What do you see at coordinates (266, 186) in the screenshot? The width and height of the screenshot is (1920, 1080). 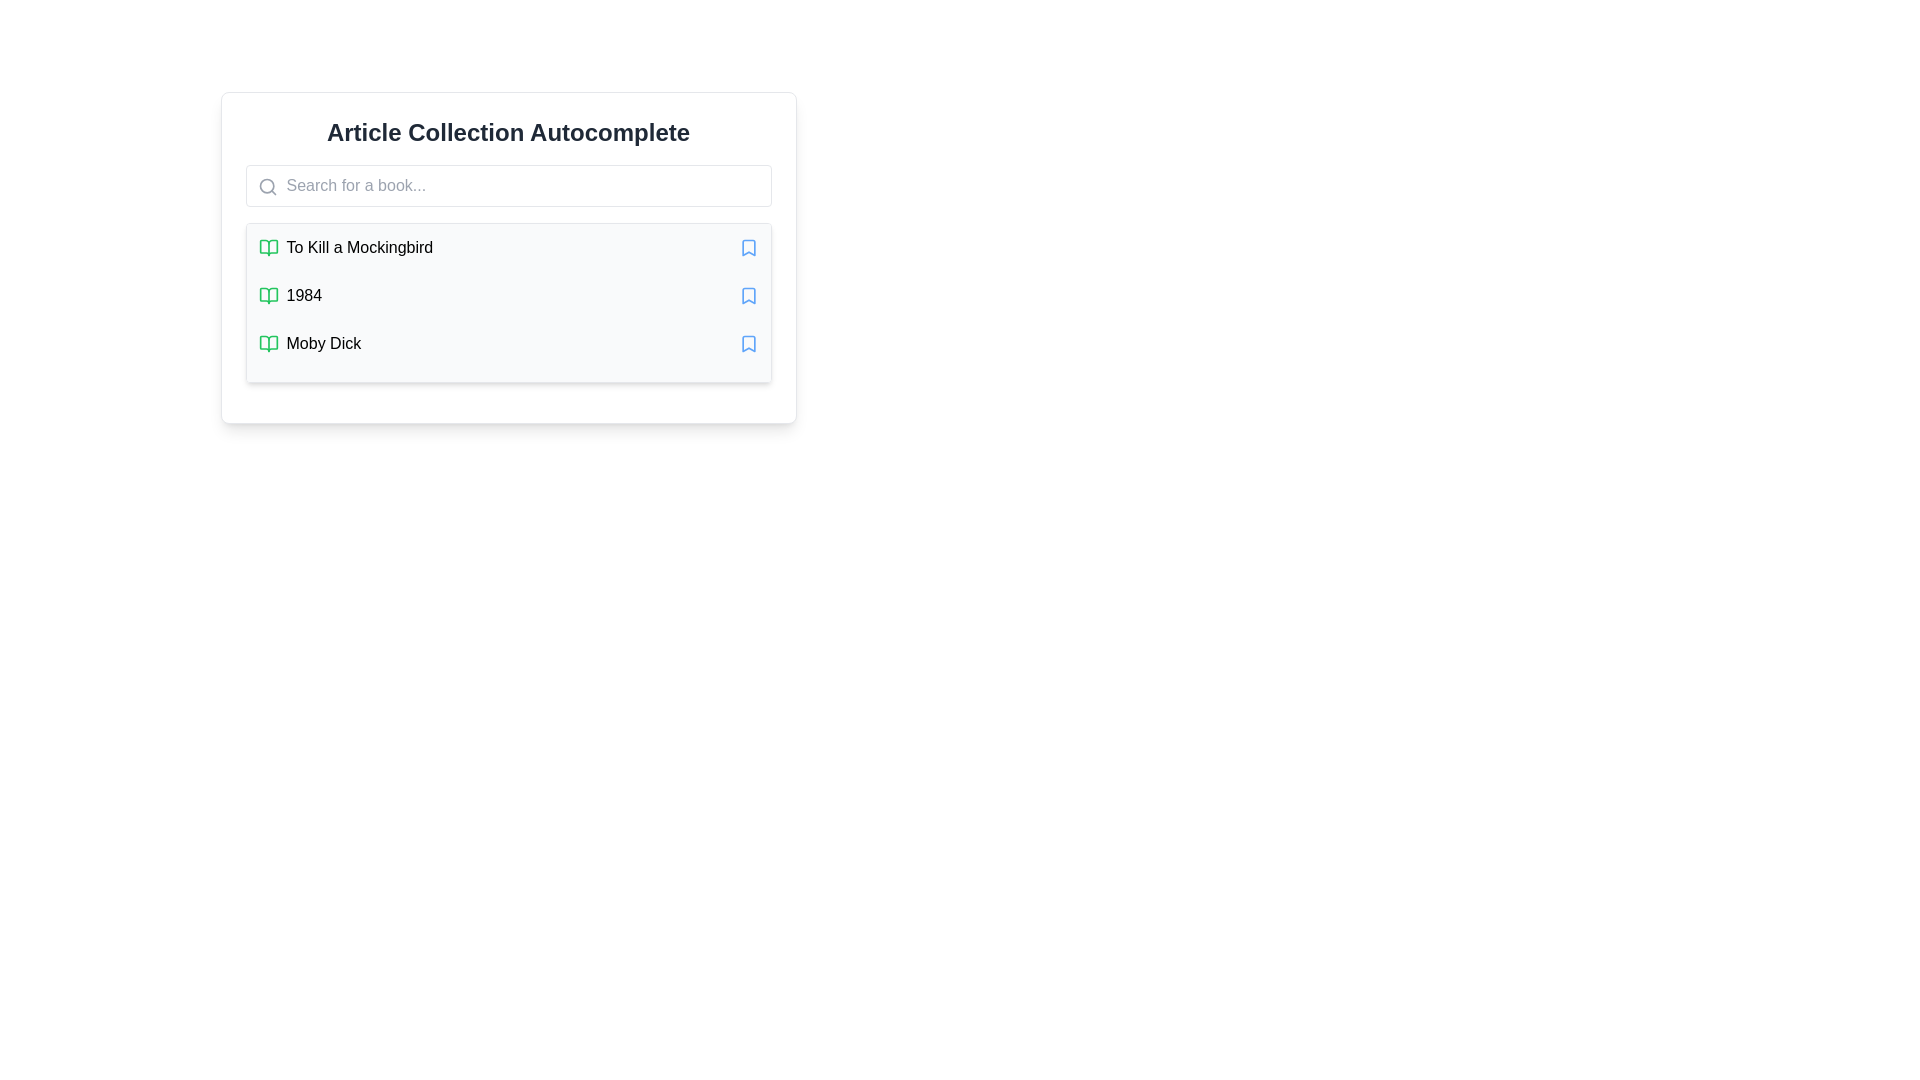 I see `the search icon located at the top left corner of the rounded text input field labeled 'Search for a book...'` at bounding box center [266, 186].